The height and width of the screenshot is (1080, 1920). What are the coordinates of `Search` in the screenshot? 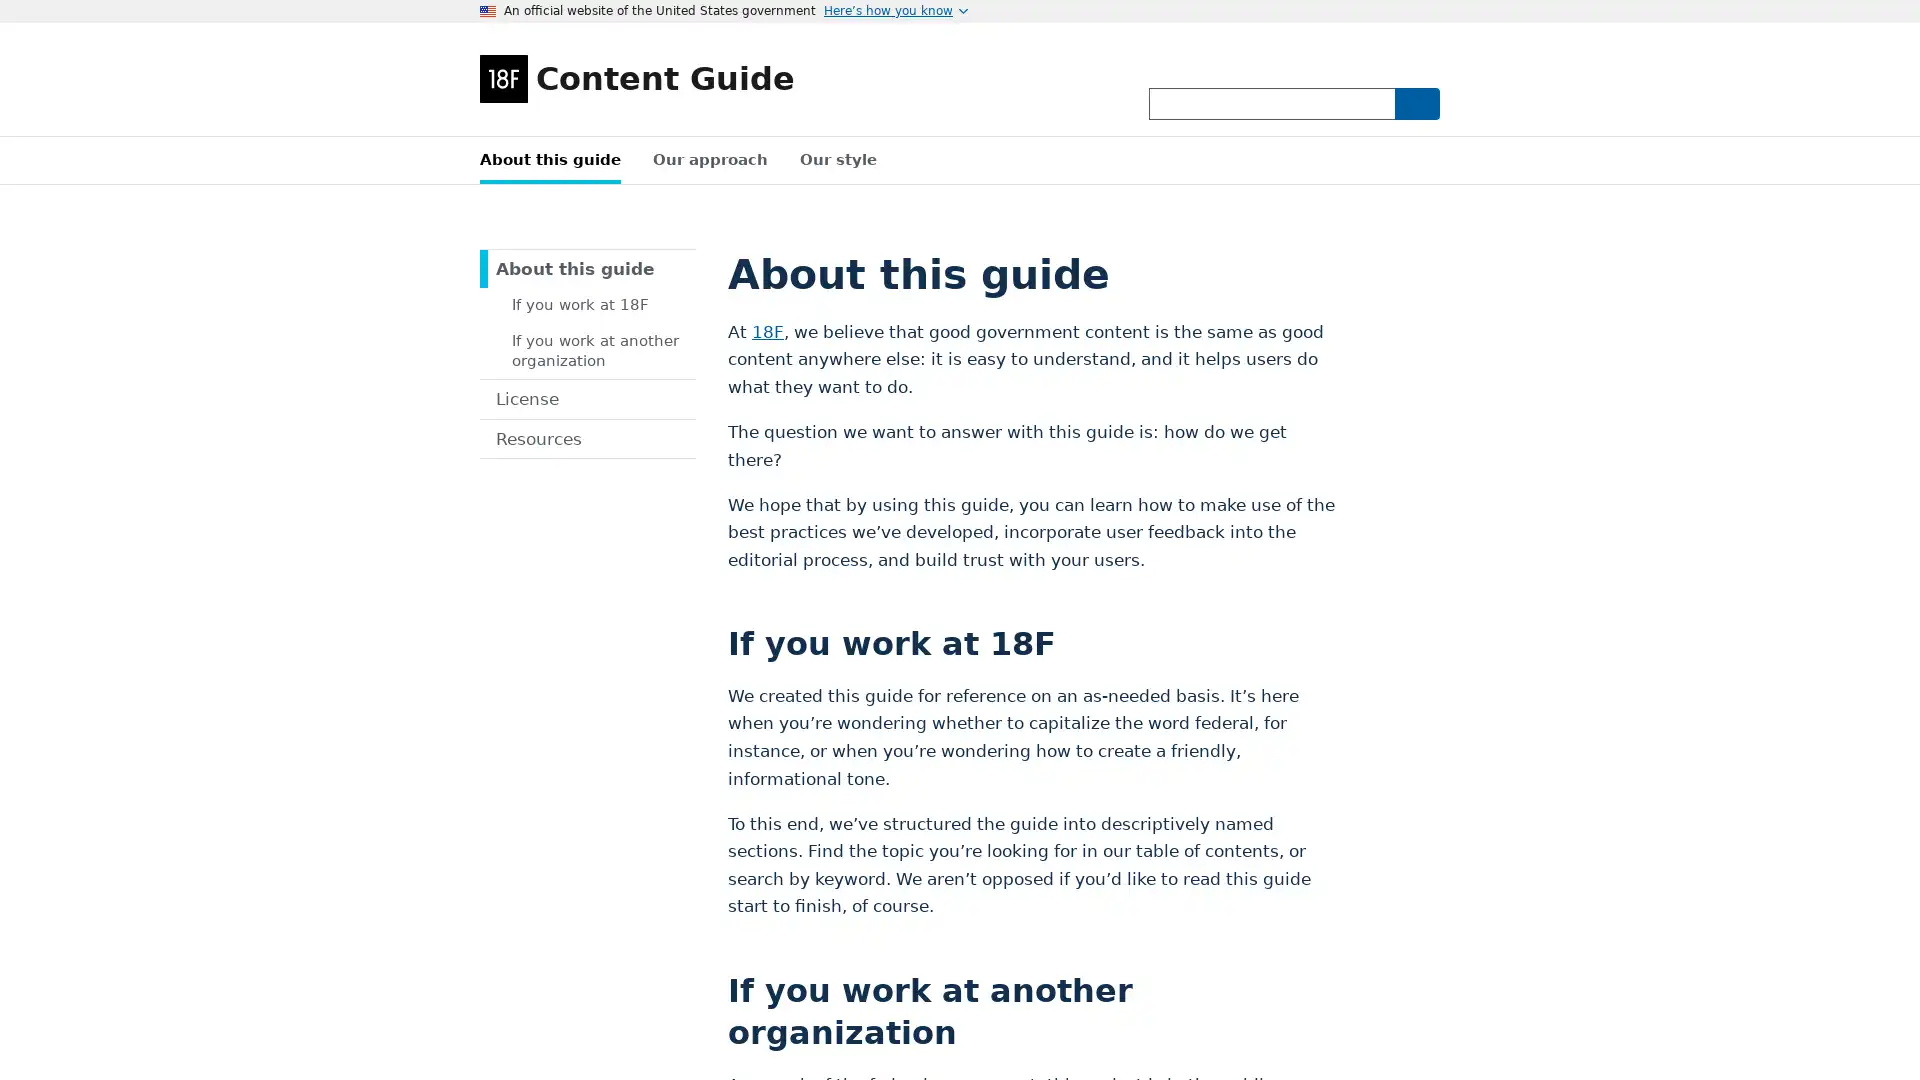 It's located at (1415, 103).